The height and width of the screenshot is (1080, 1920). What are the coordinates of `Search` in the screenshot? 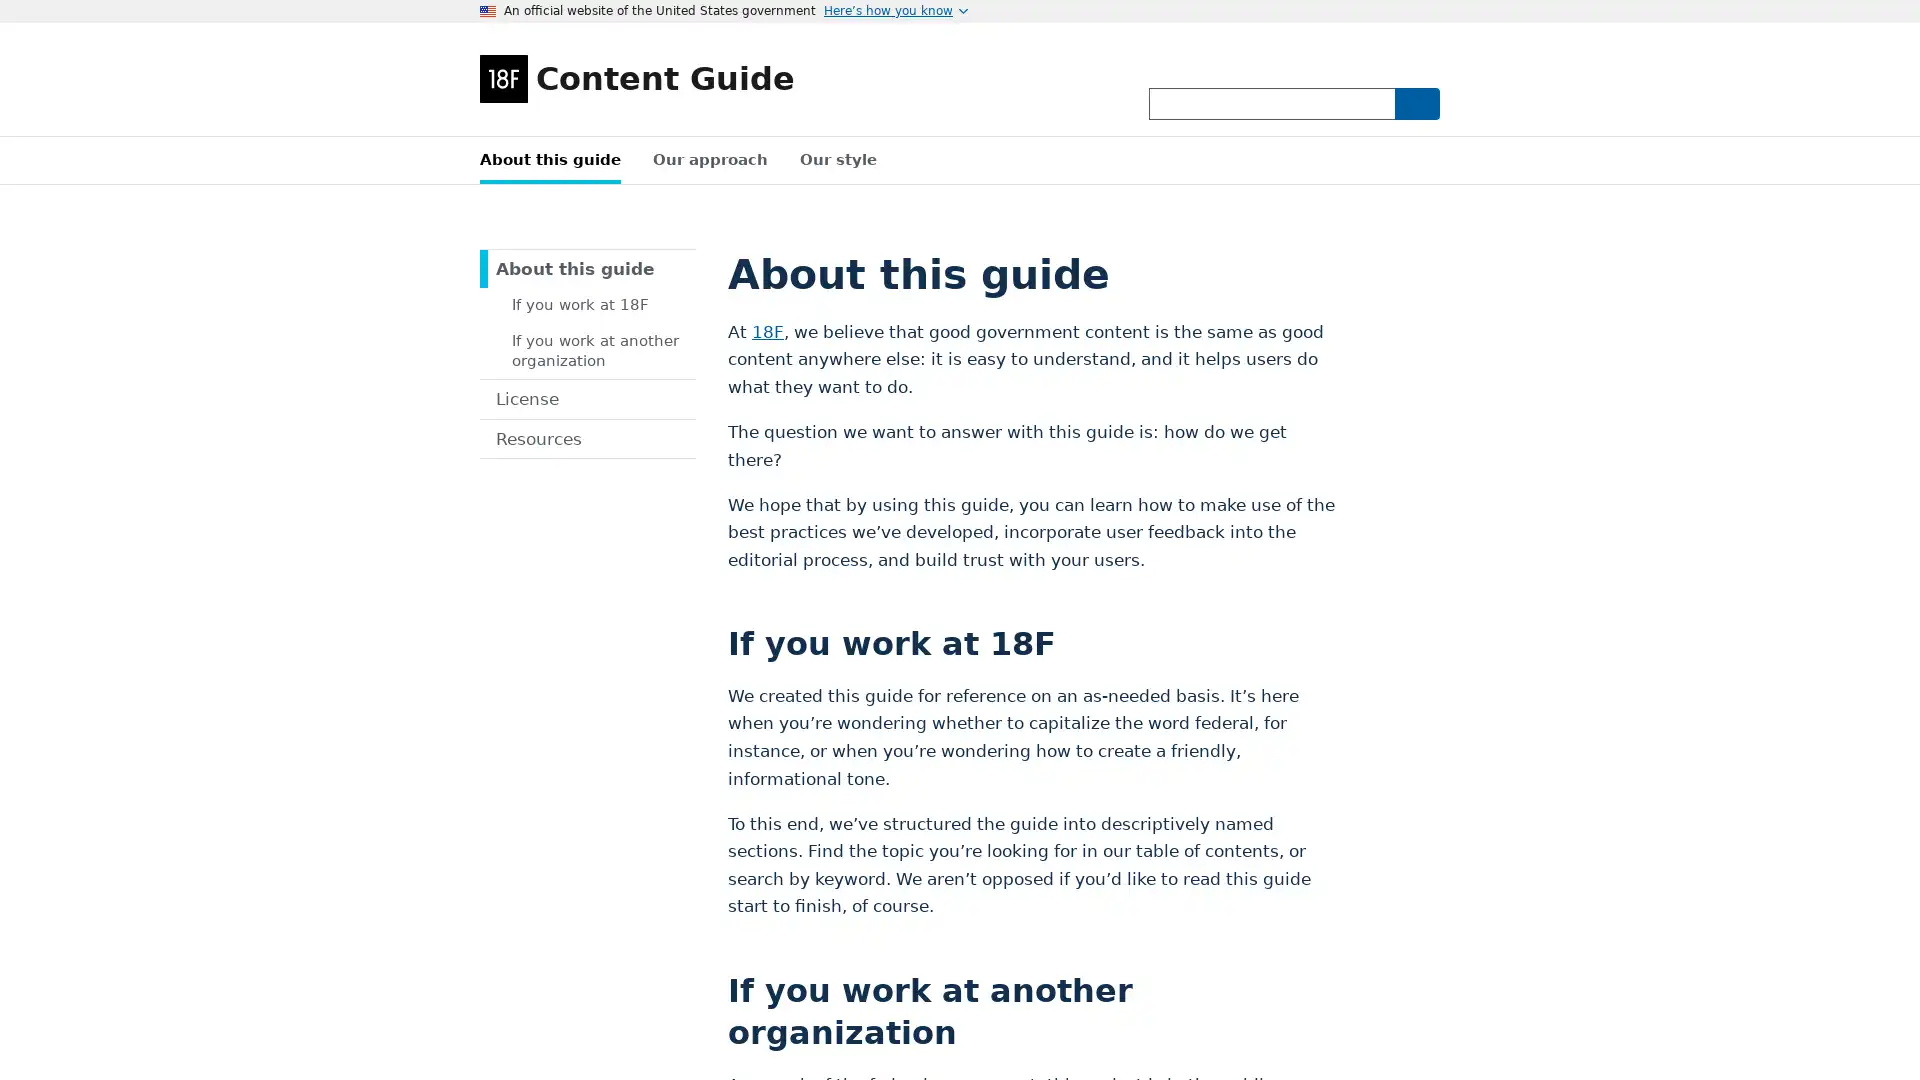 It's located at (1415, 103).